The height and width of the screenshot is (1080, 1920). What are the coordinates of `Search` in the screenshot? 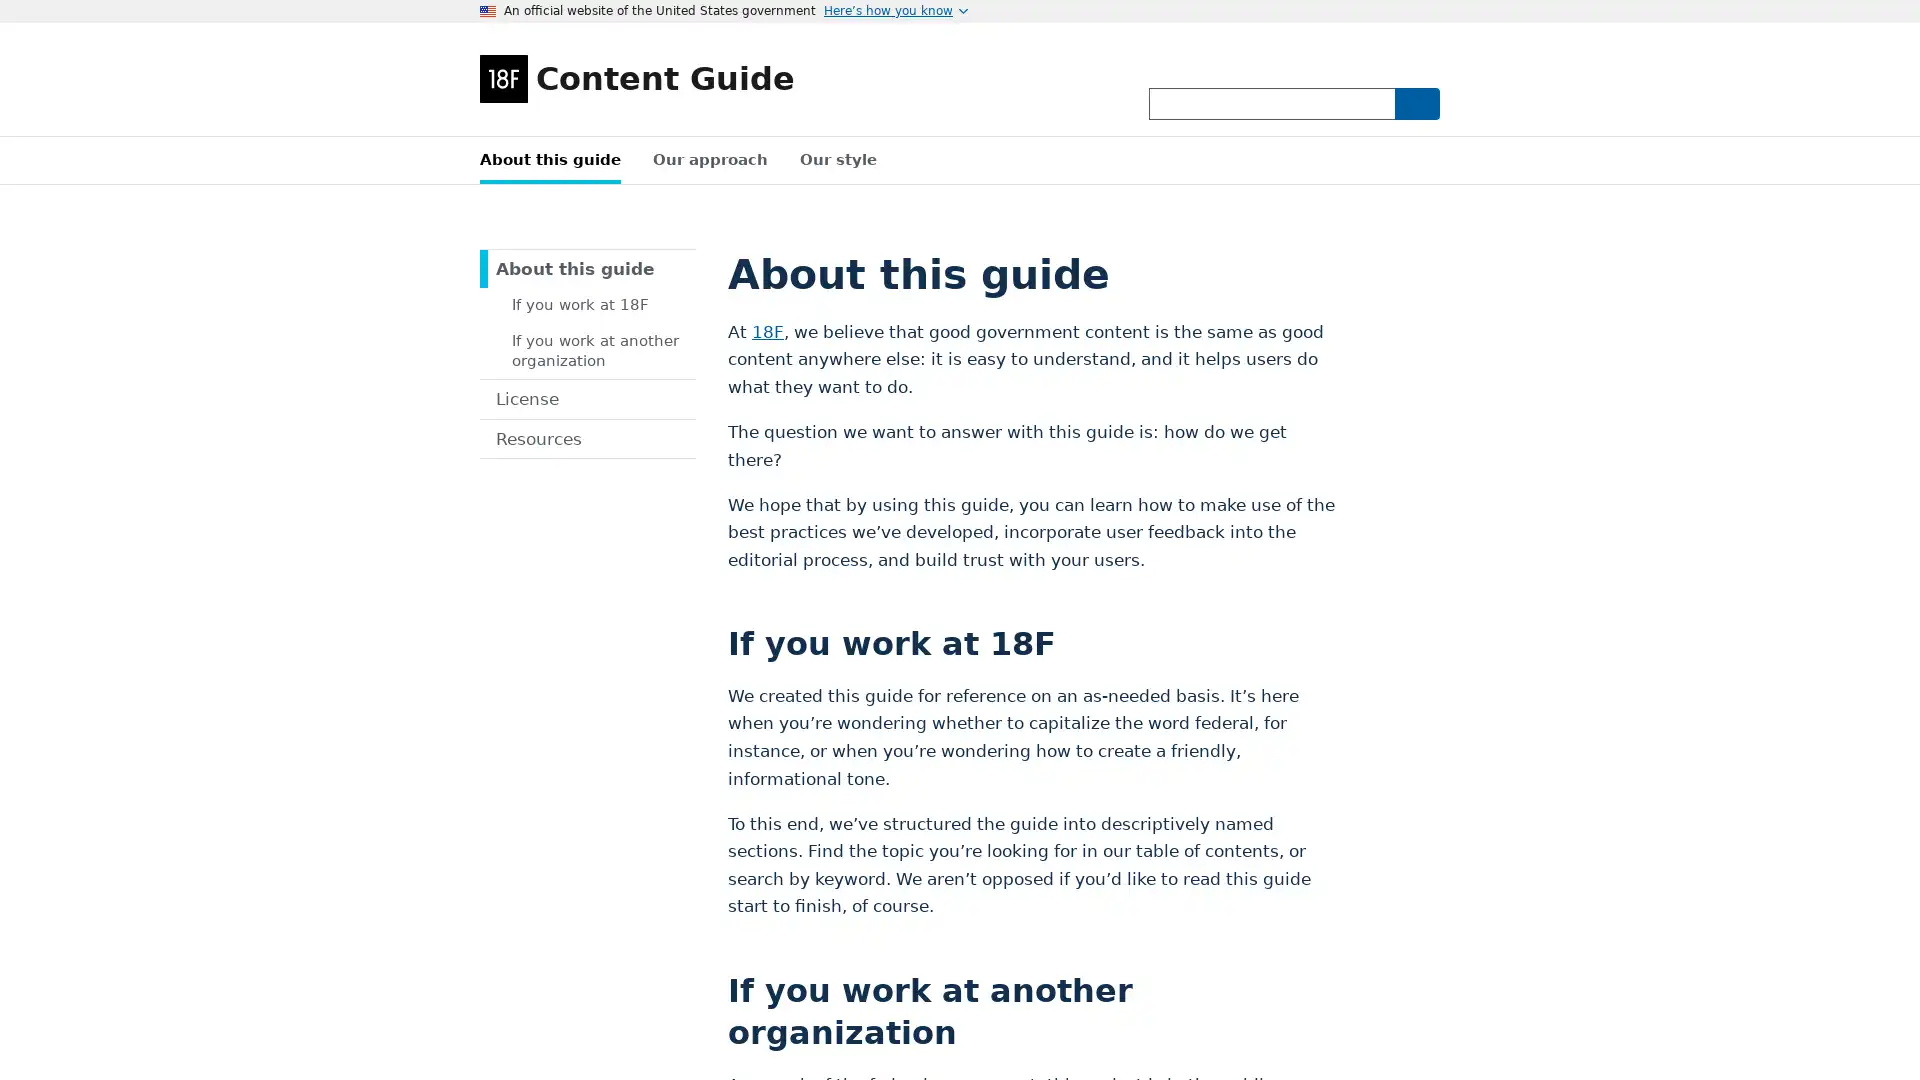 It's located at (1415, 103).